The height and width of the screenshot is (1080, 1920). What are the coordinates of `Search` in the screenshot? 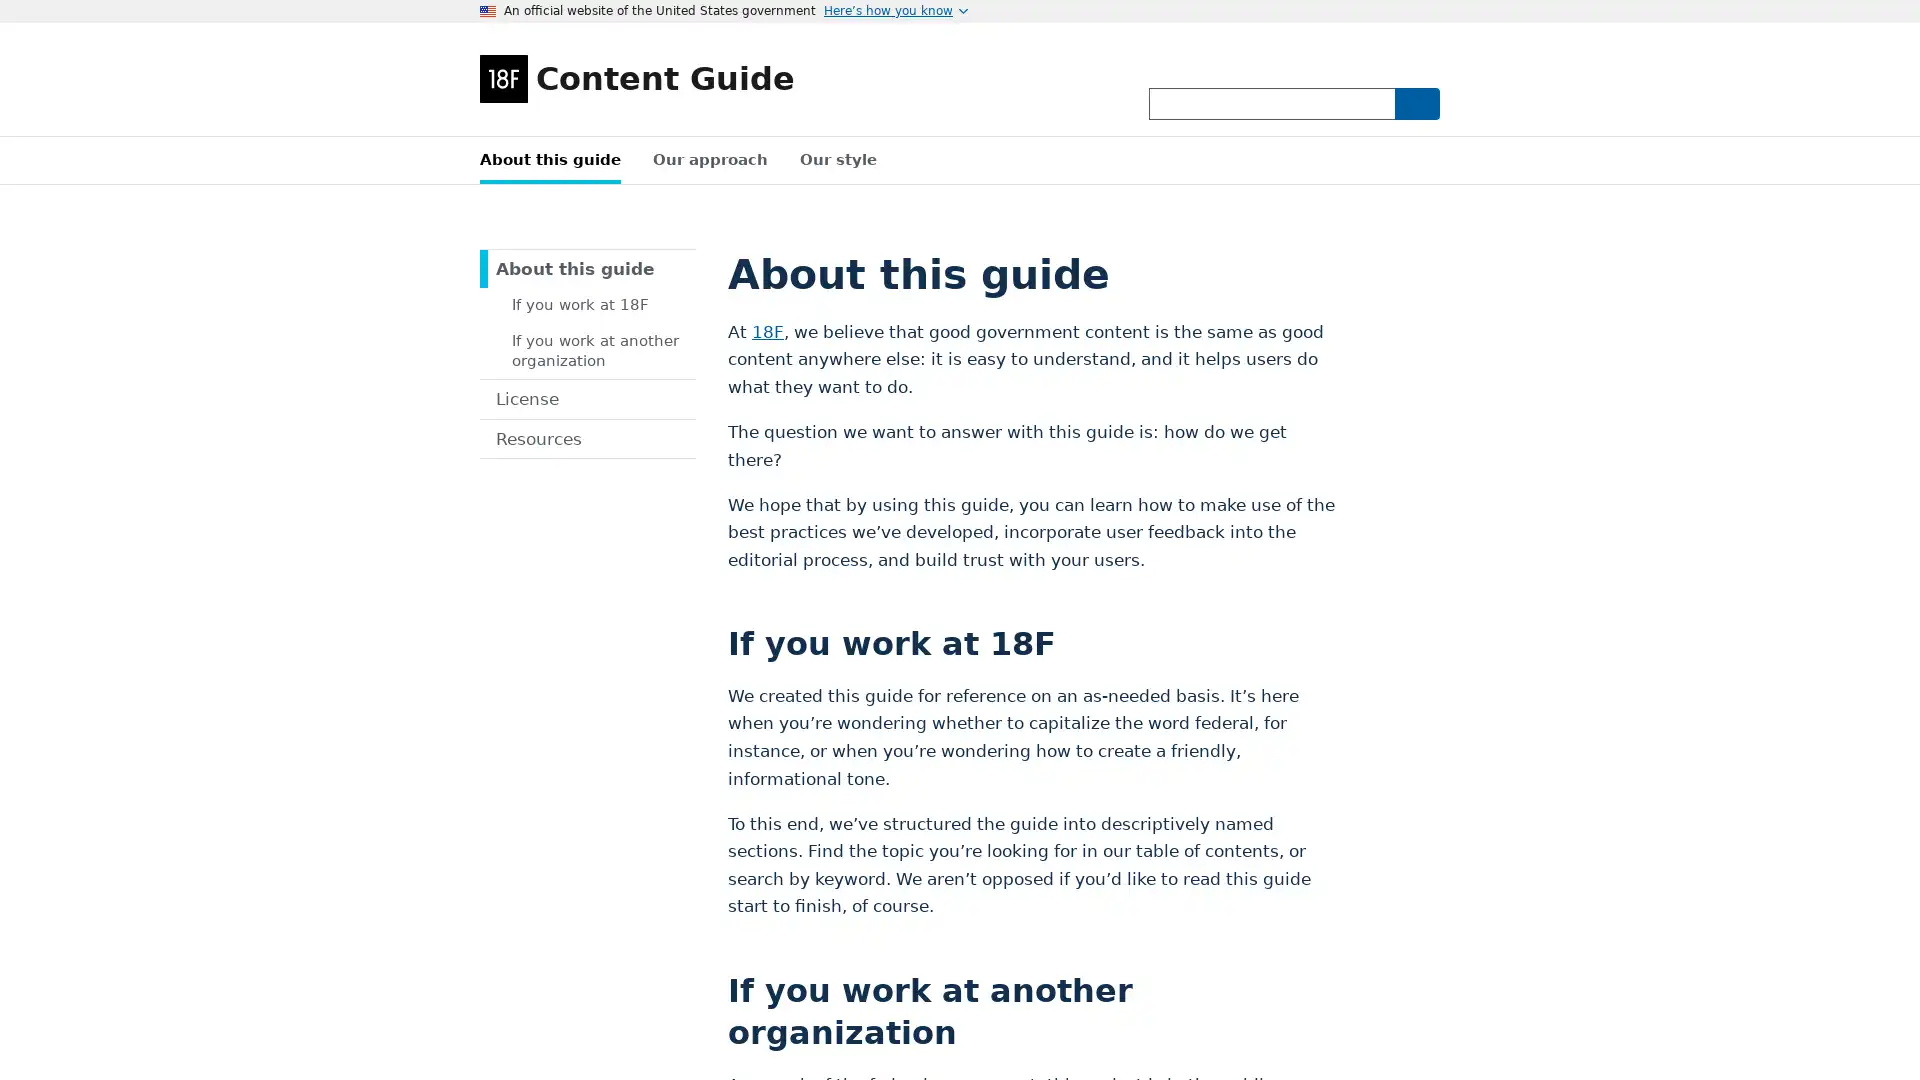 It's located at (1415, 103).